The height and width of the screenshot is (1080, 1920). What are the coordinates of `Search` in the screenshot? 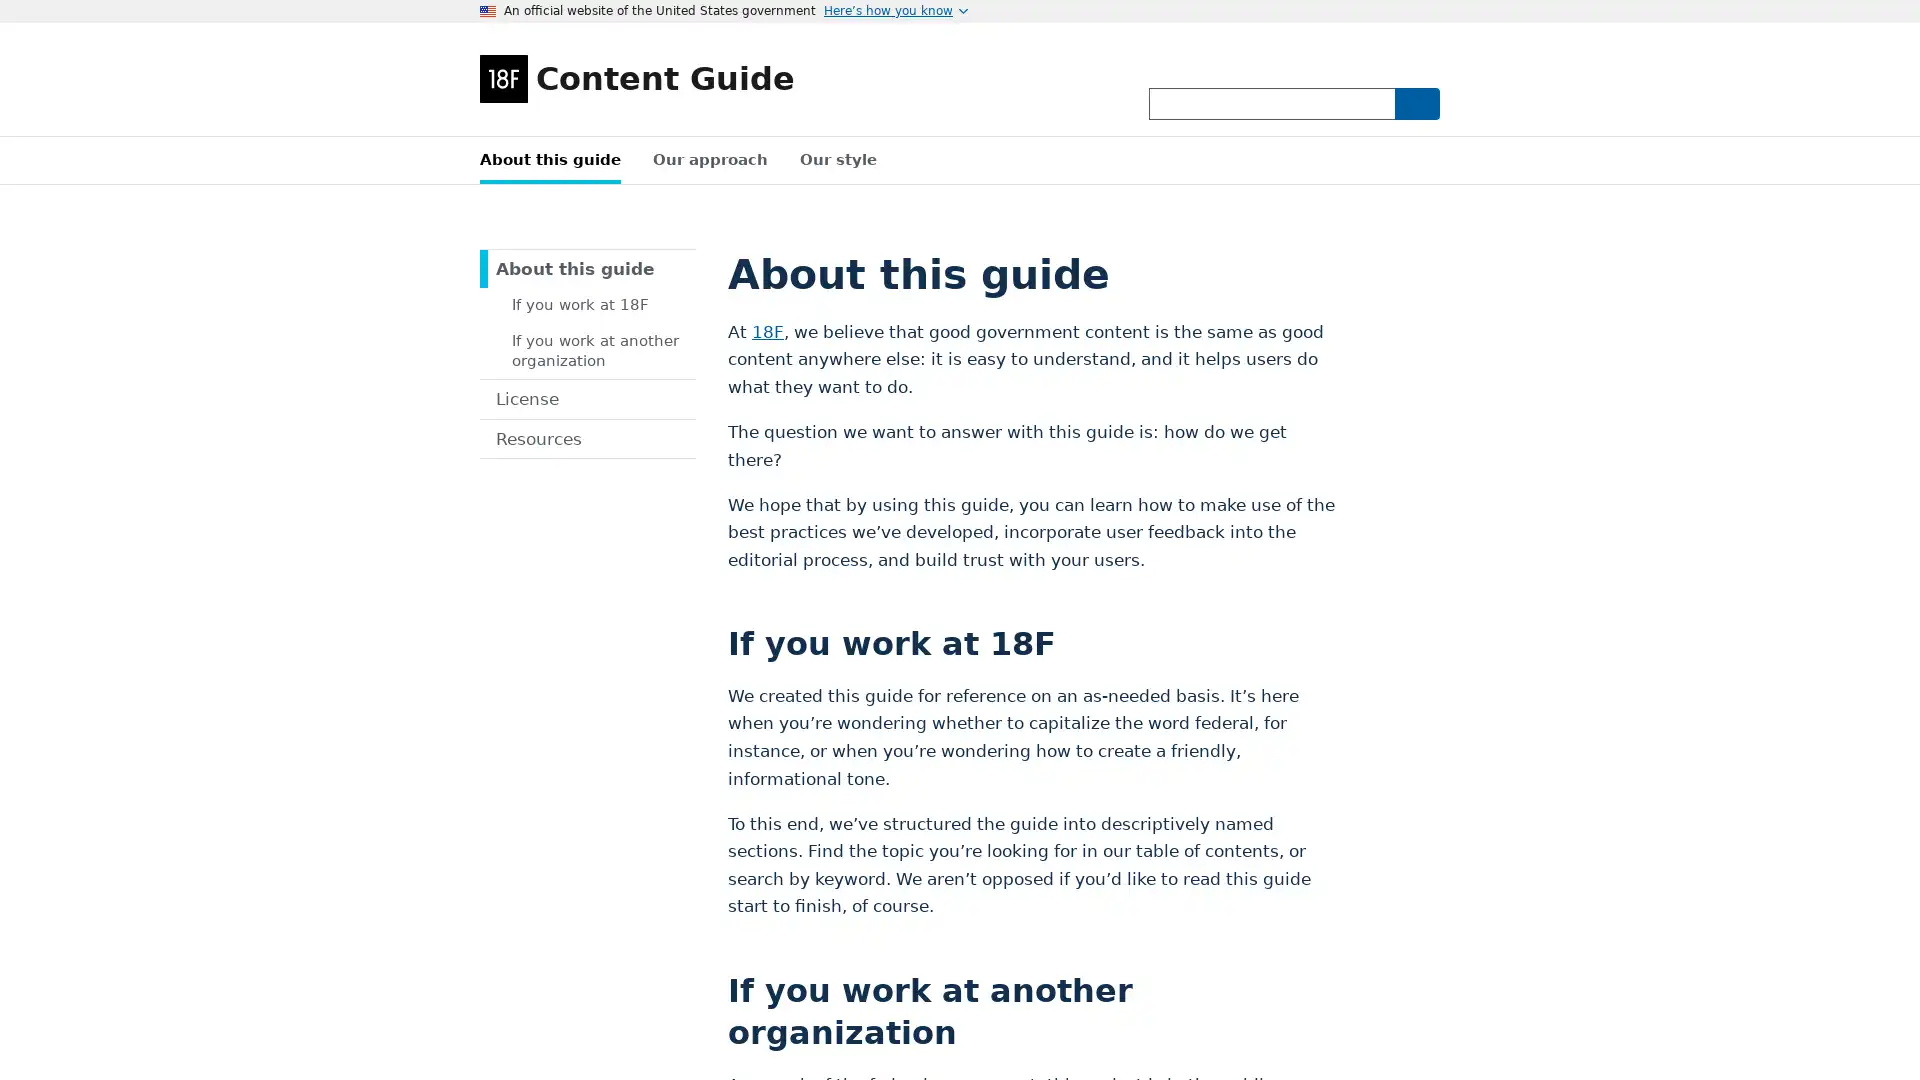 It's located at (1415, 103).